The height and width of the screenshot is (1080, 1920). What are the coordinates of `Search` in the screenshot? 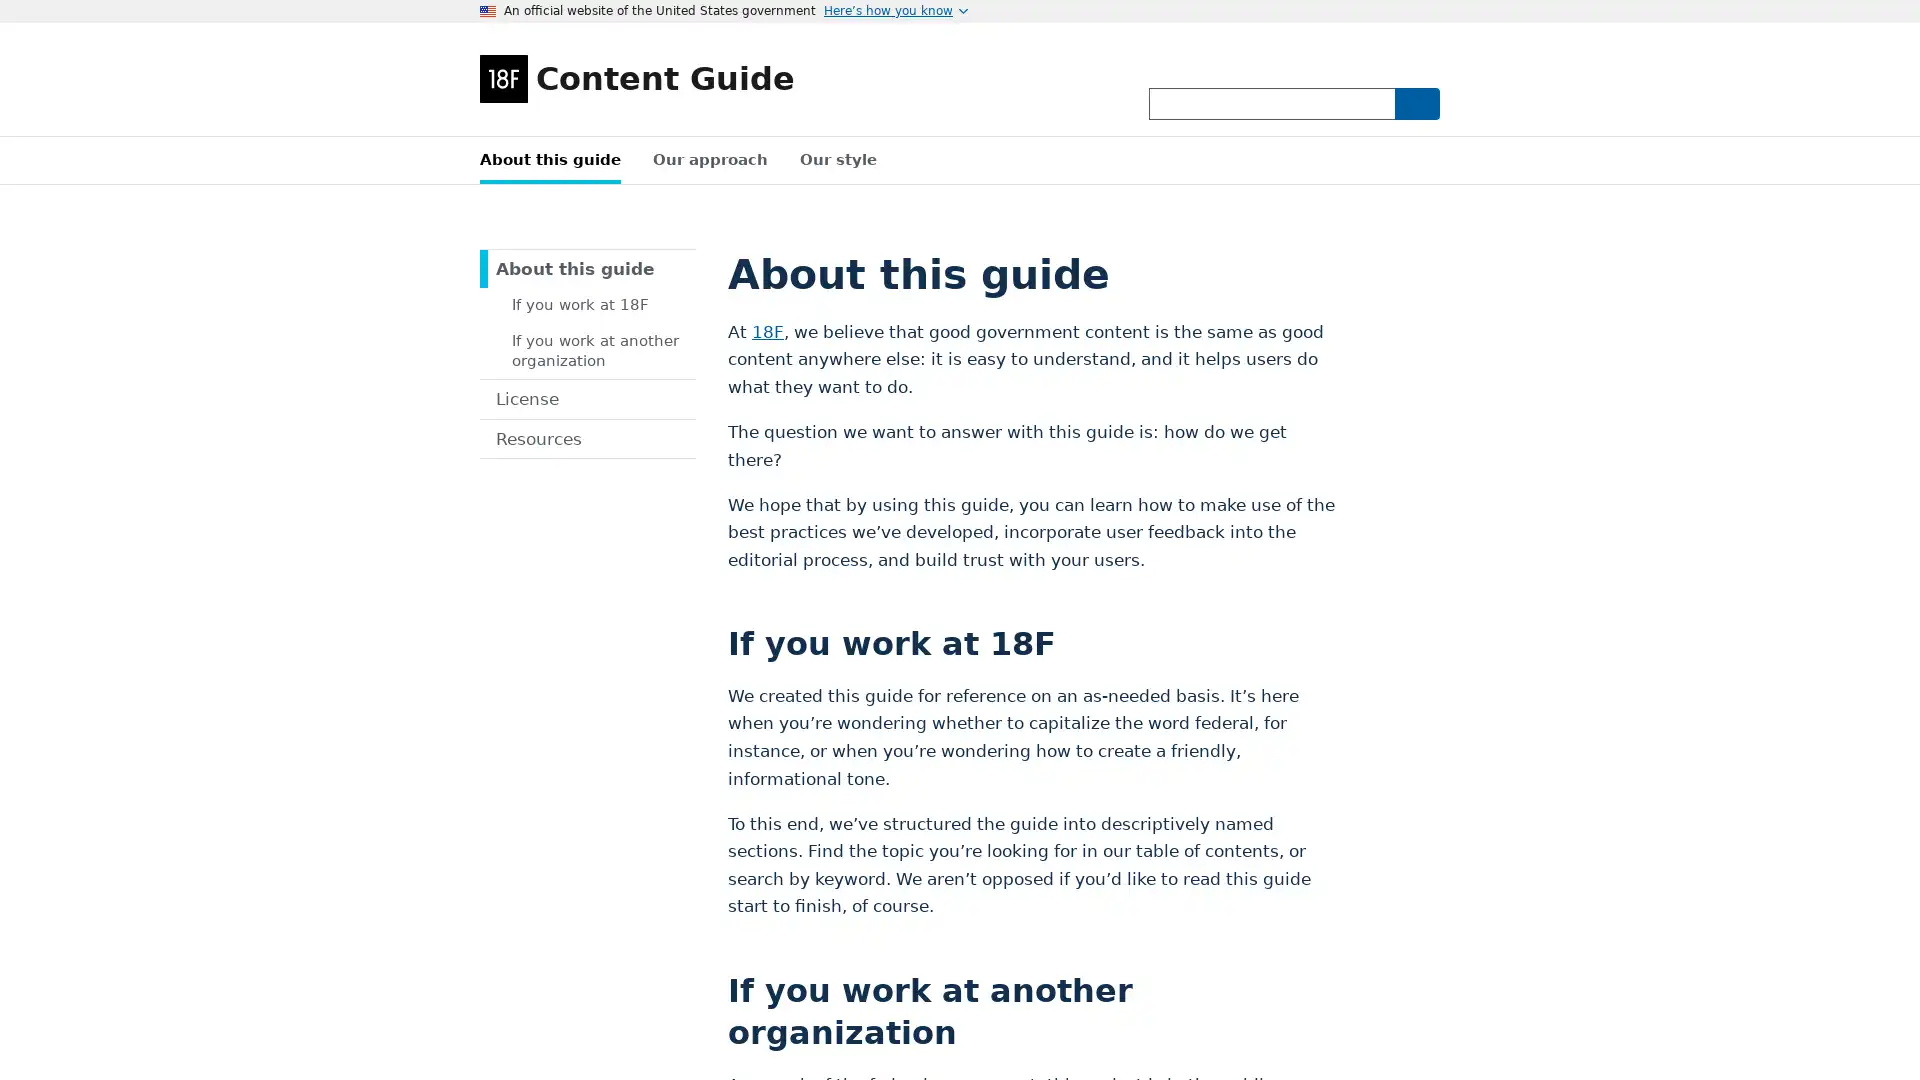 It's located at (1415, 103).